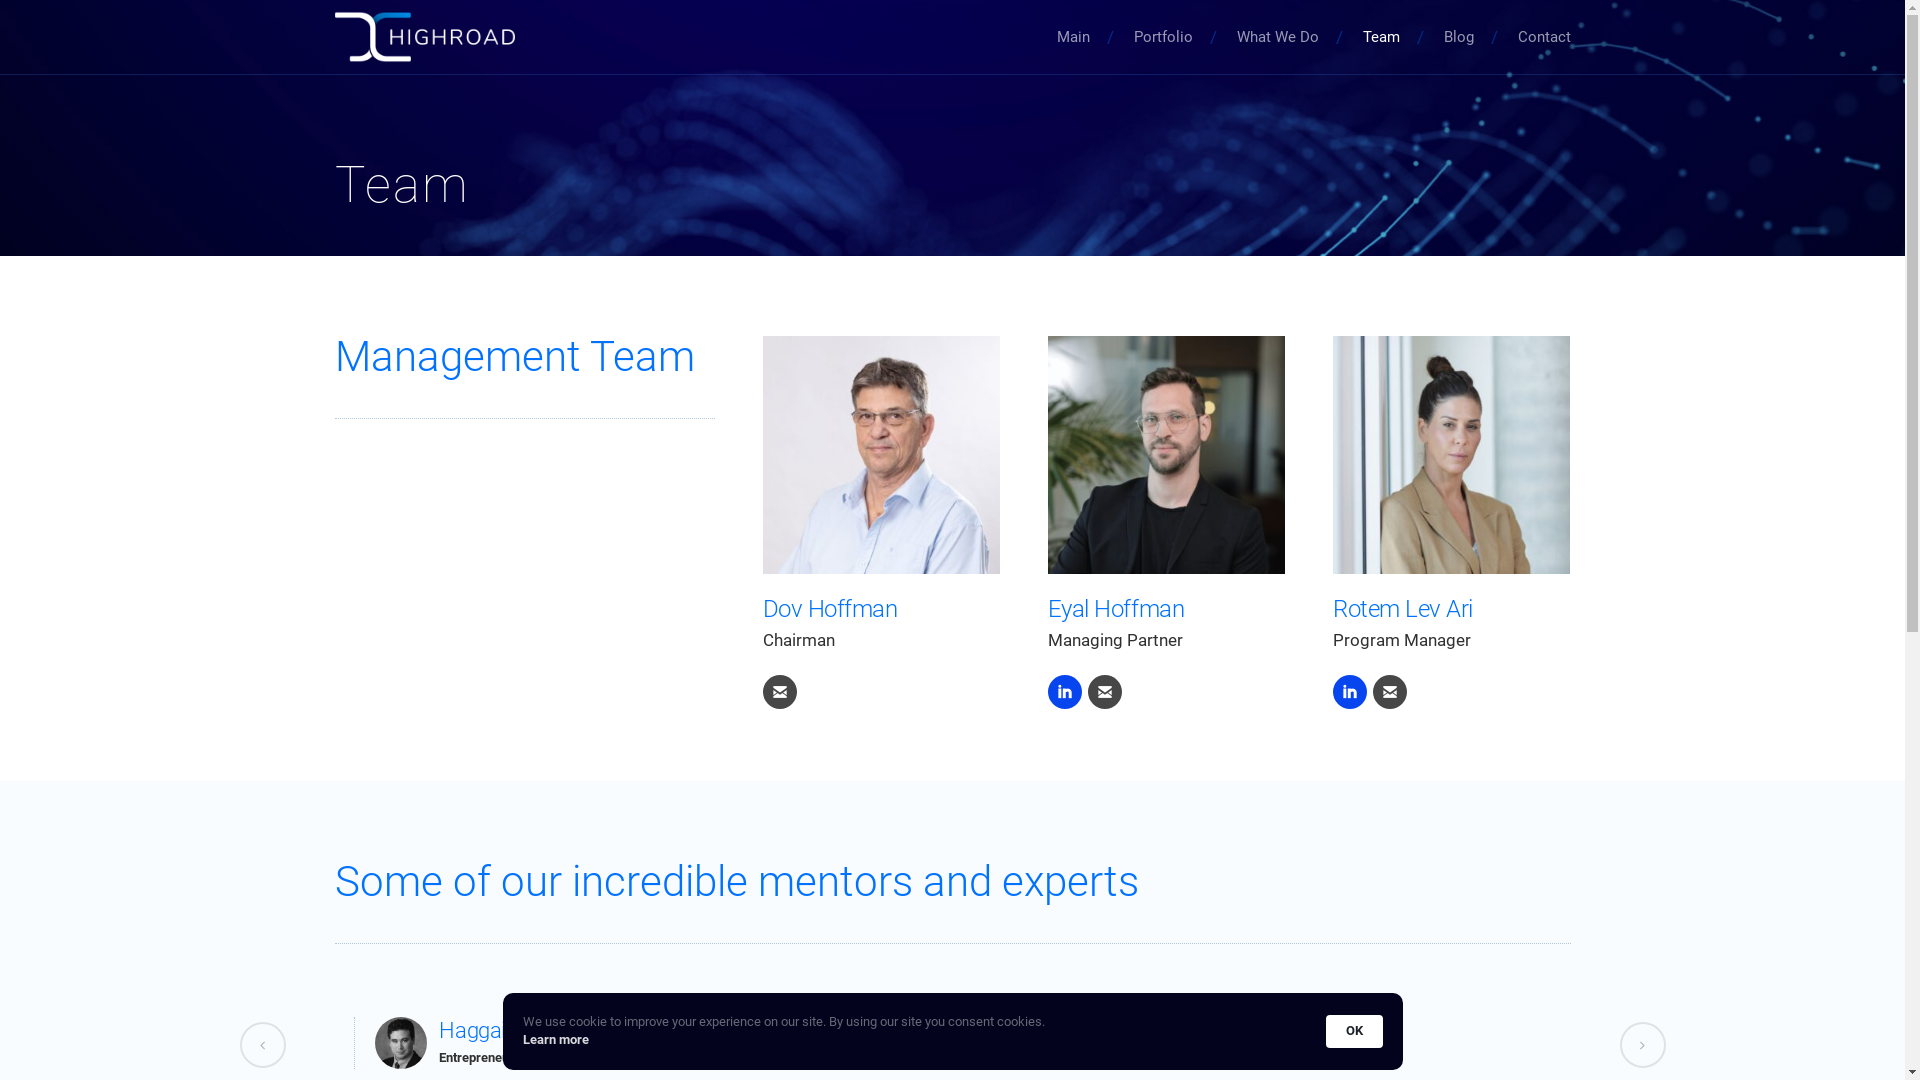 This screenshot has height=1080, width=1920. What do you see at coordinates (1379, 37) in the screenshot?
I see `'Team'` at bounding box center [1379, 37].